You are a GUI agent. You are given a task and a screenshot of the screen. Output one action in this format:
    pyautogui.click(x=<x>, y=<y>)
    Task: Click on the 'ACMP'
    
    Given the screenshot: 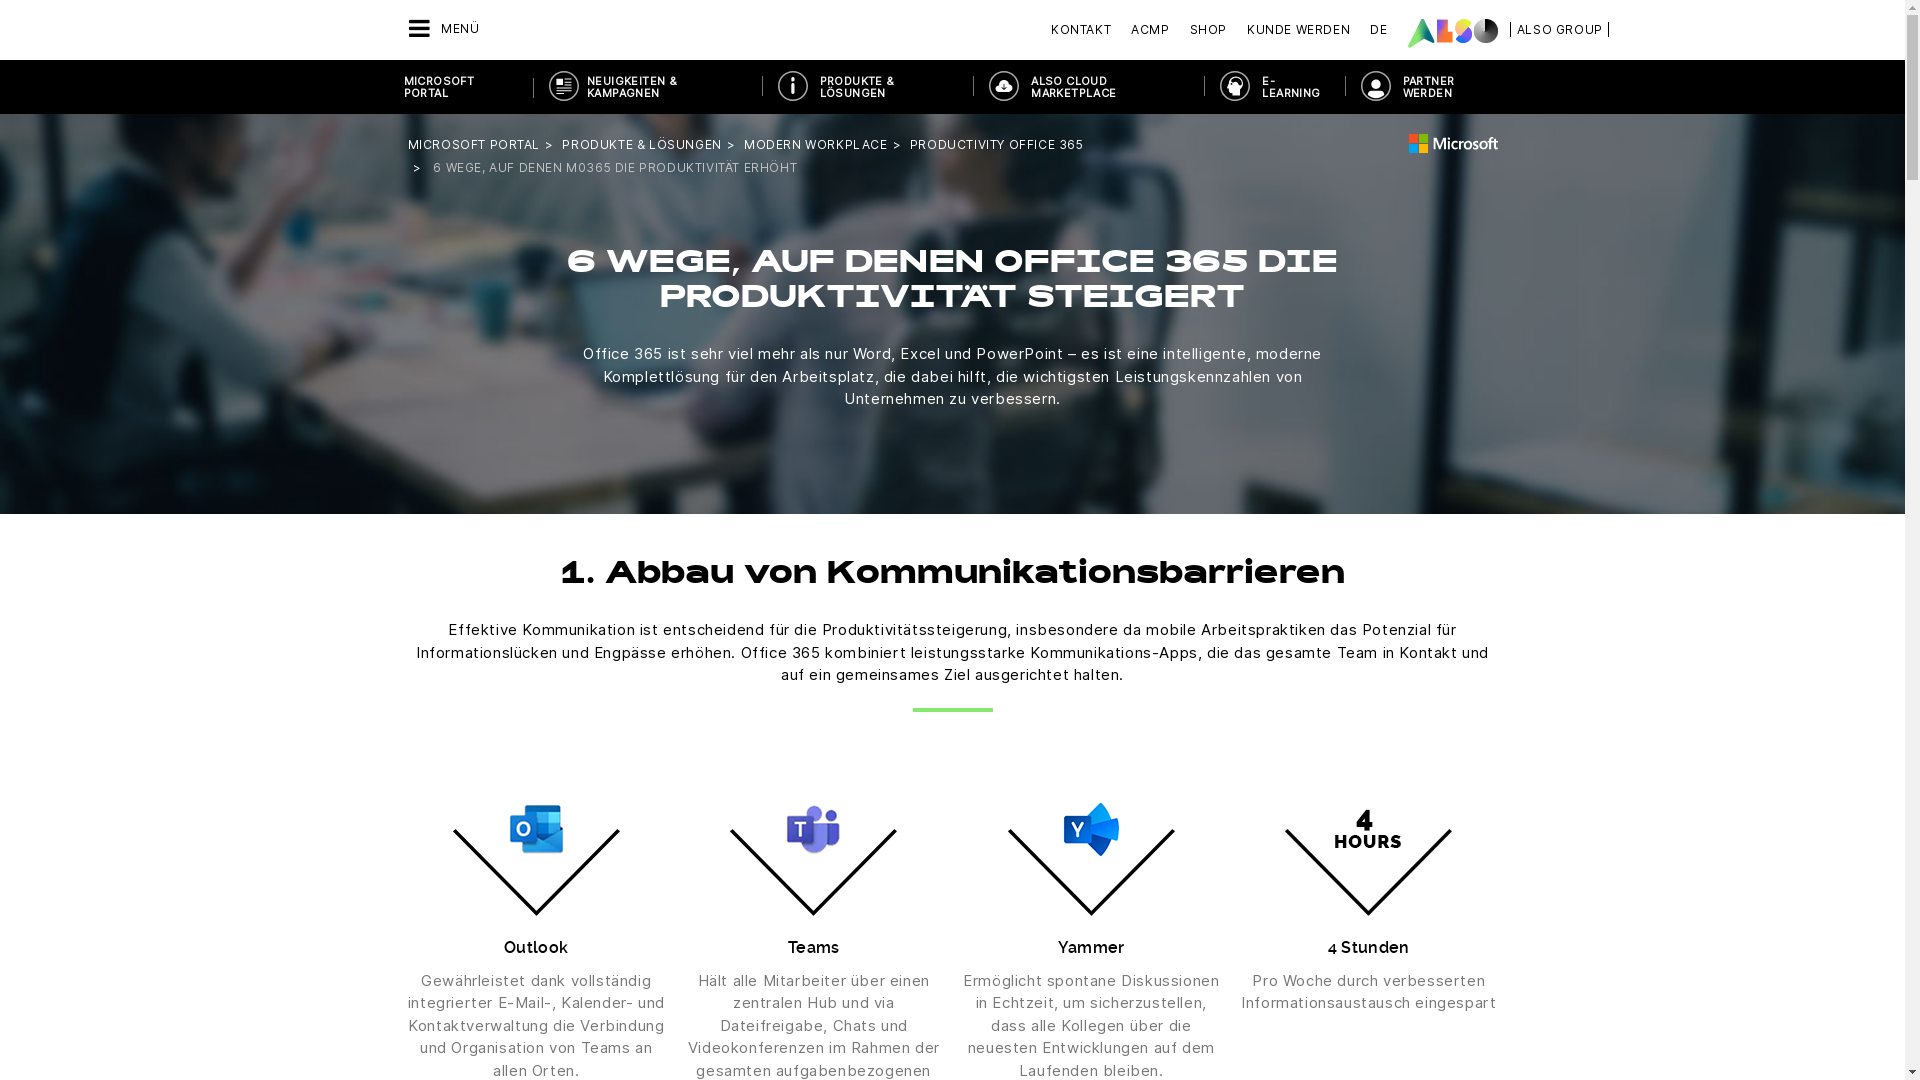 What is the action you would take?
    pyautogui.click(x=1150, y=30)
    